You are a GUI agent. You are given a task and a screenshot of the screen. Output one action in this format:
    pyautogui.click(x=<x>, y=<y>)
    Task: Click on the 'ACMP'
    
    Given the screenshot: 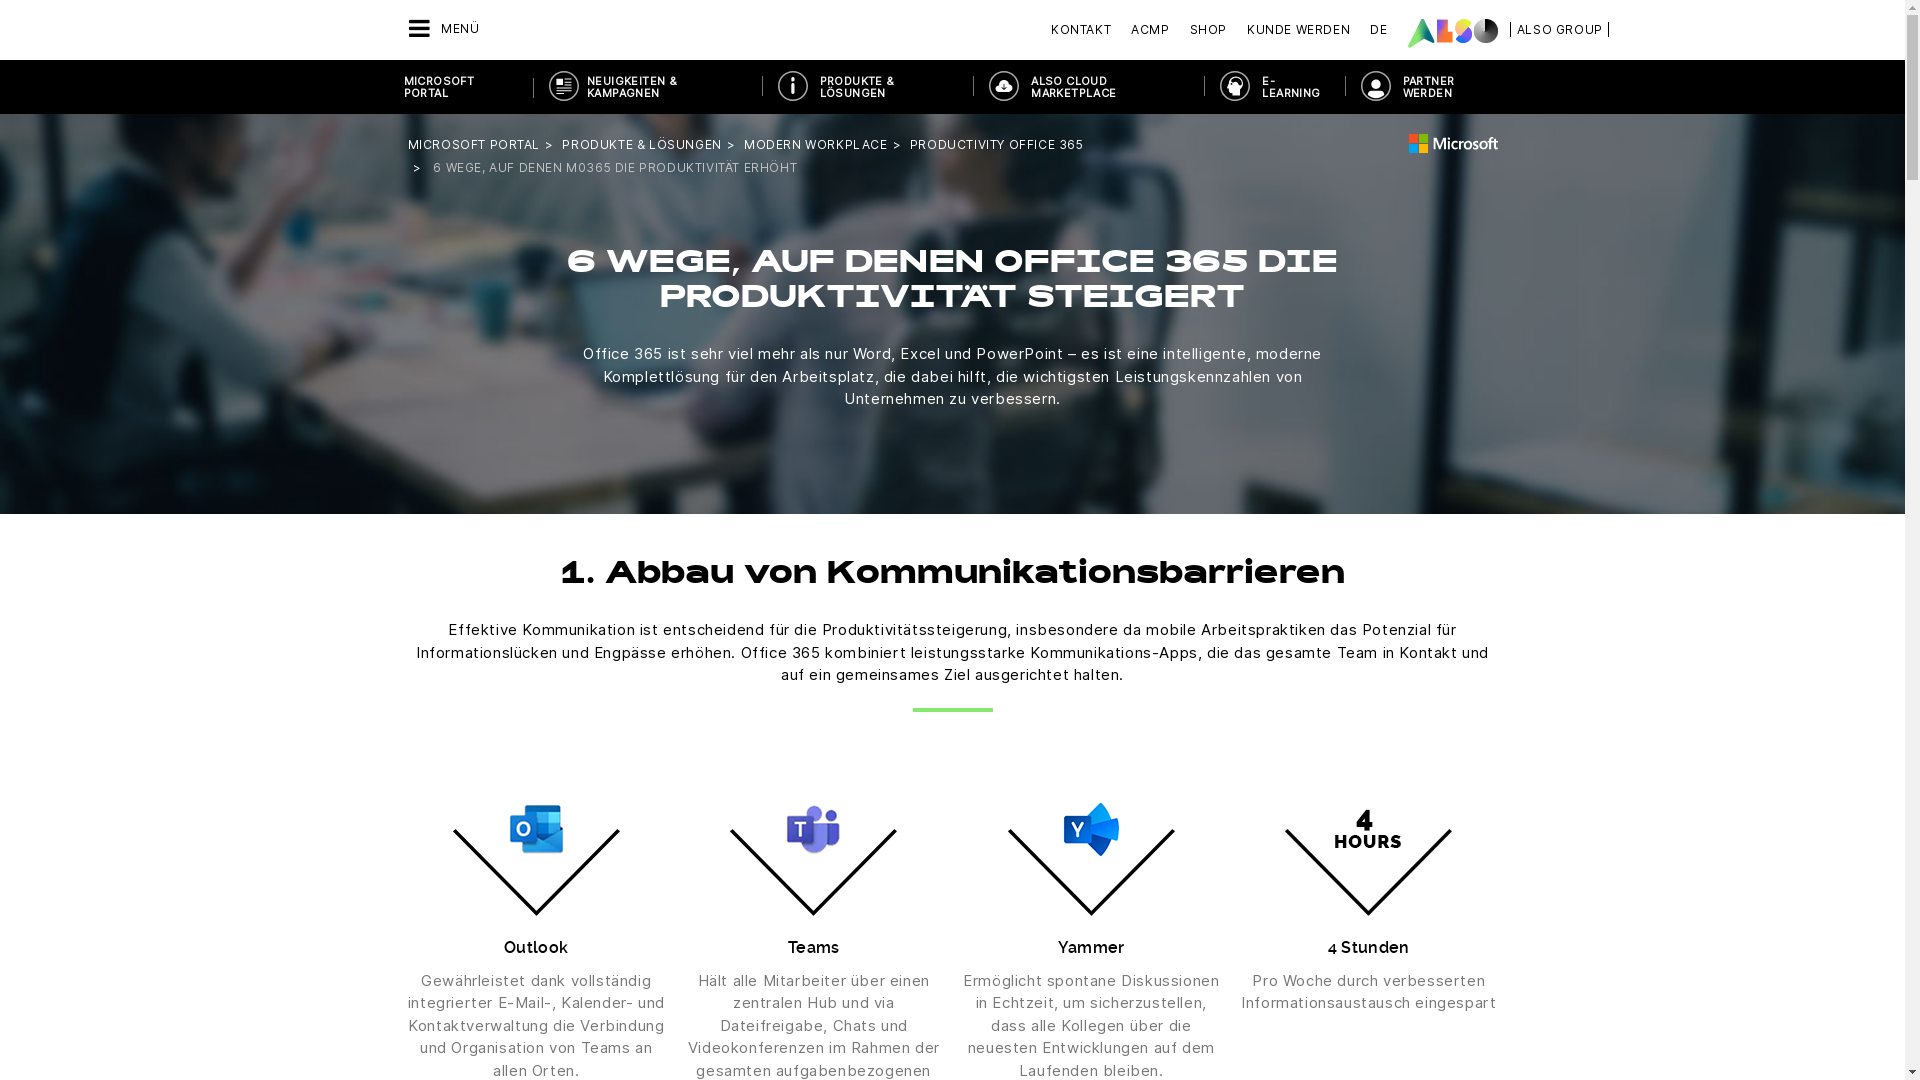 What is the action you would take?
    pyautogui.click(x=1150, y=30)
    